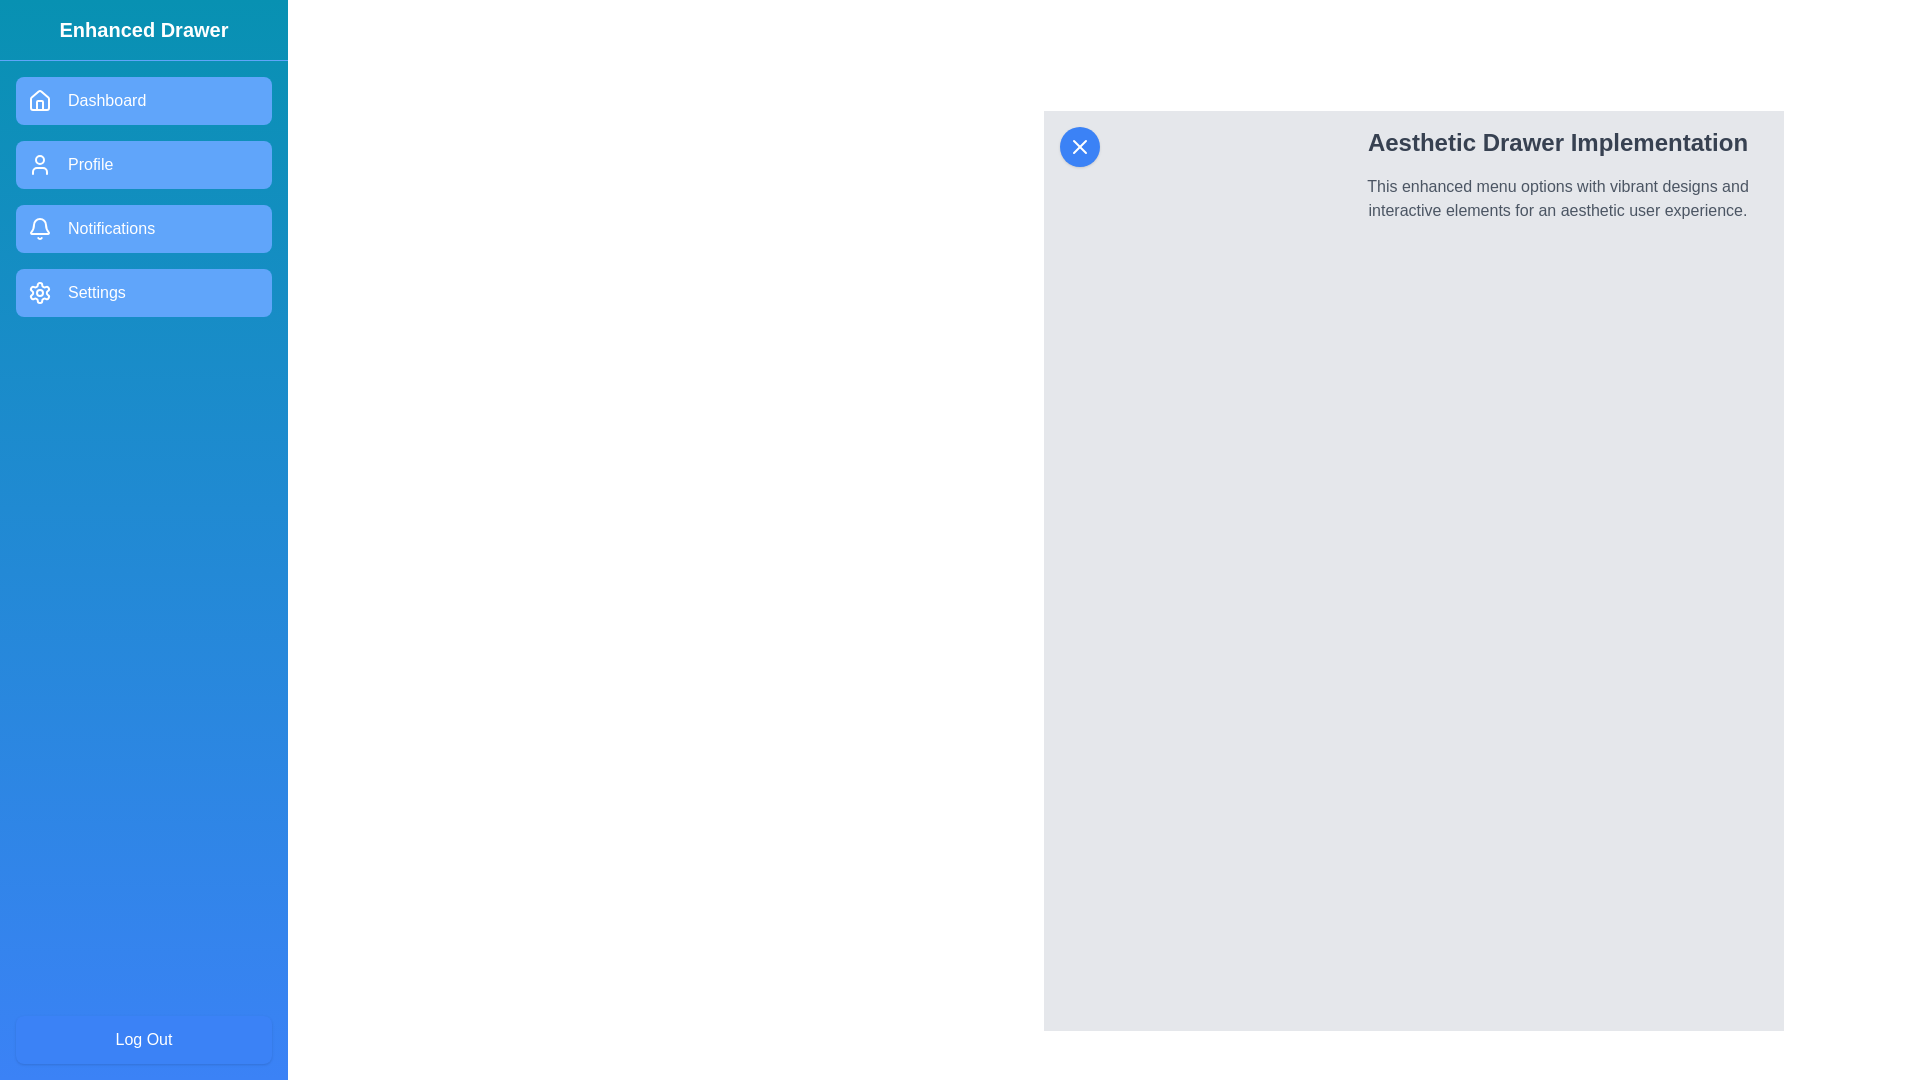  I want to click on informational text block presenting details about 'Aesthetic Drawer Implementation' located in the upper-right section of the interface, so click(1557, 173).